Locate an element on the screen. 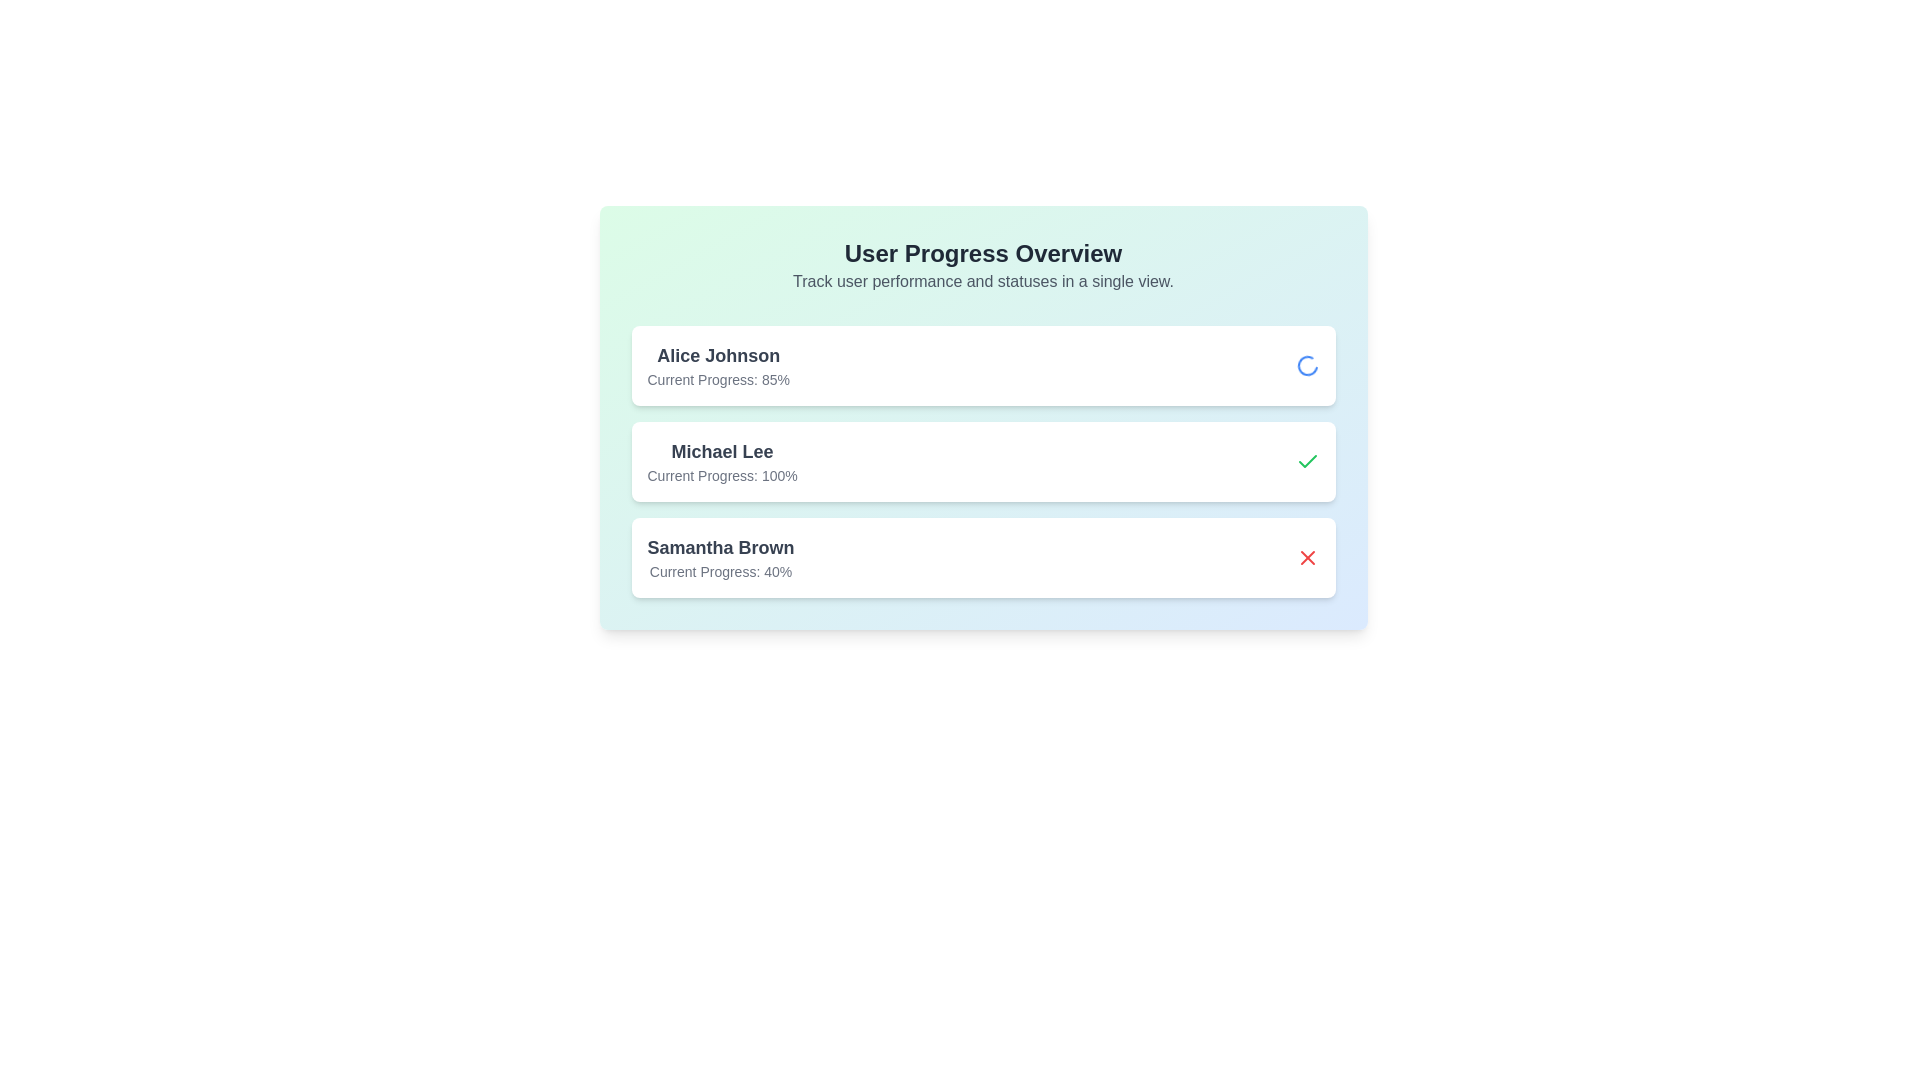  the progress label displaying 40% located beneath 'Samantha Brown' in the bottom-most card of the user progress summary is located at coordinates (720, 571).